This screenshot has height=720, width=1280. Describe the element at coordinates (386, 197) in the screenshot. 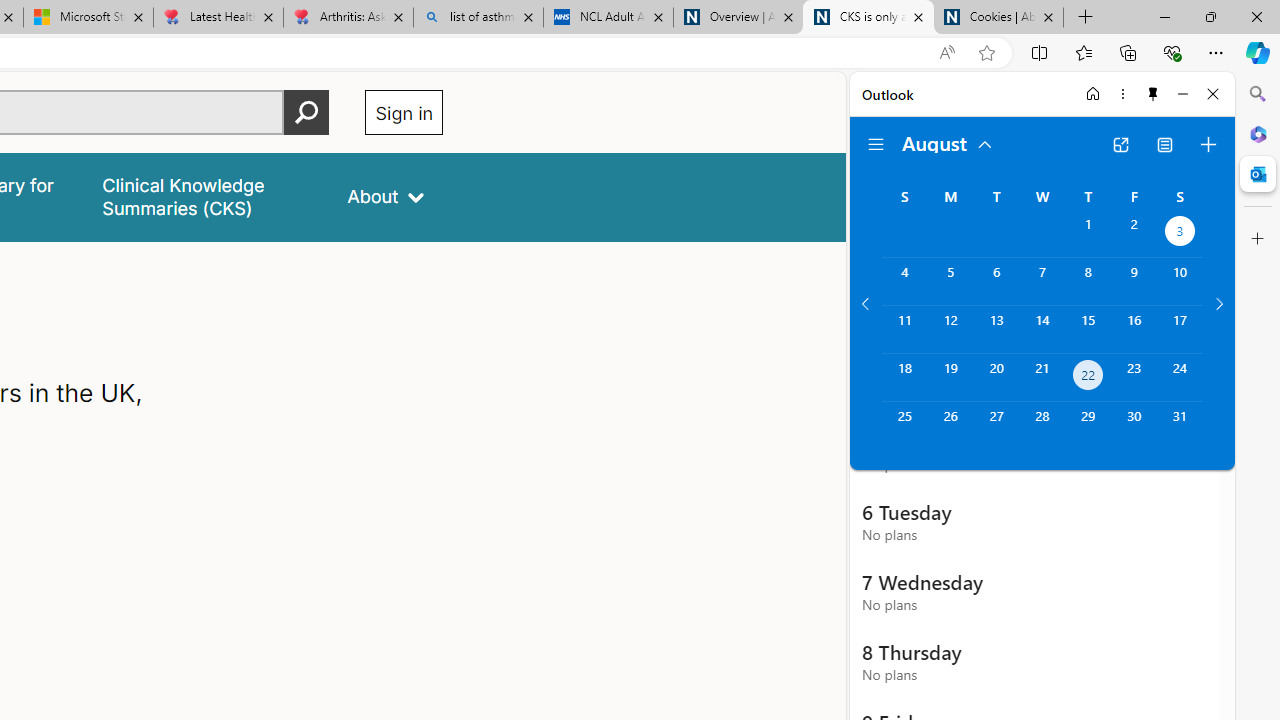

I see `'About'` at that location.